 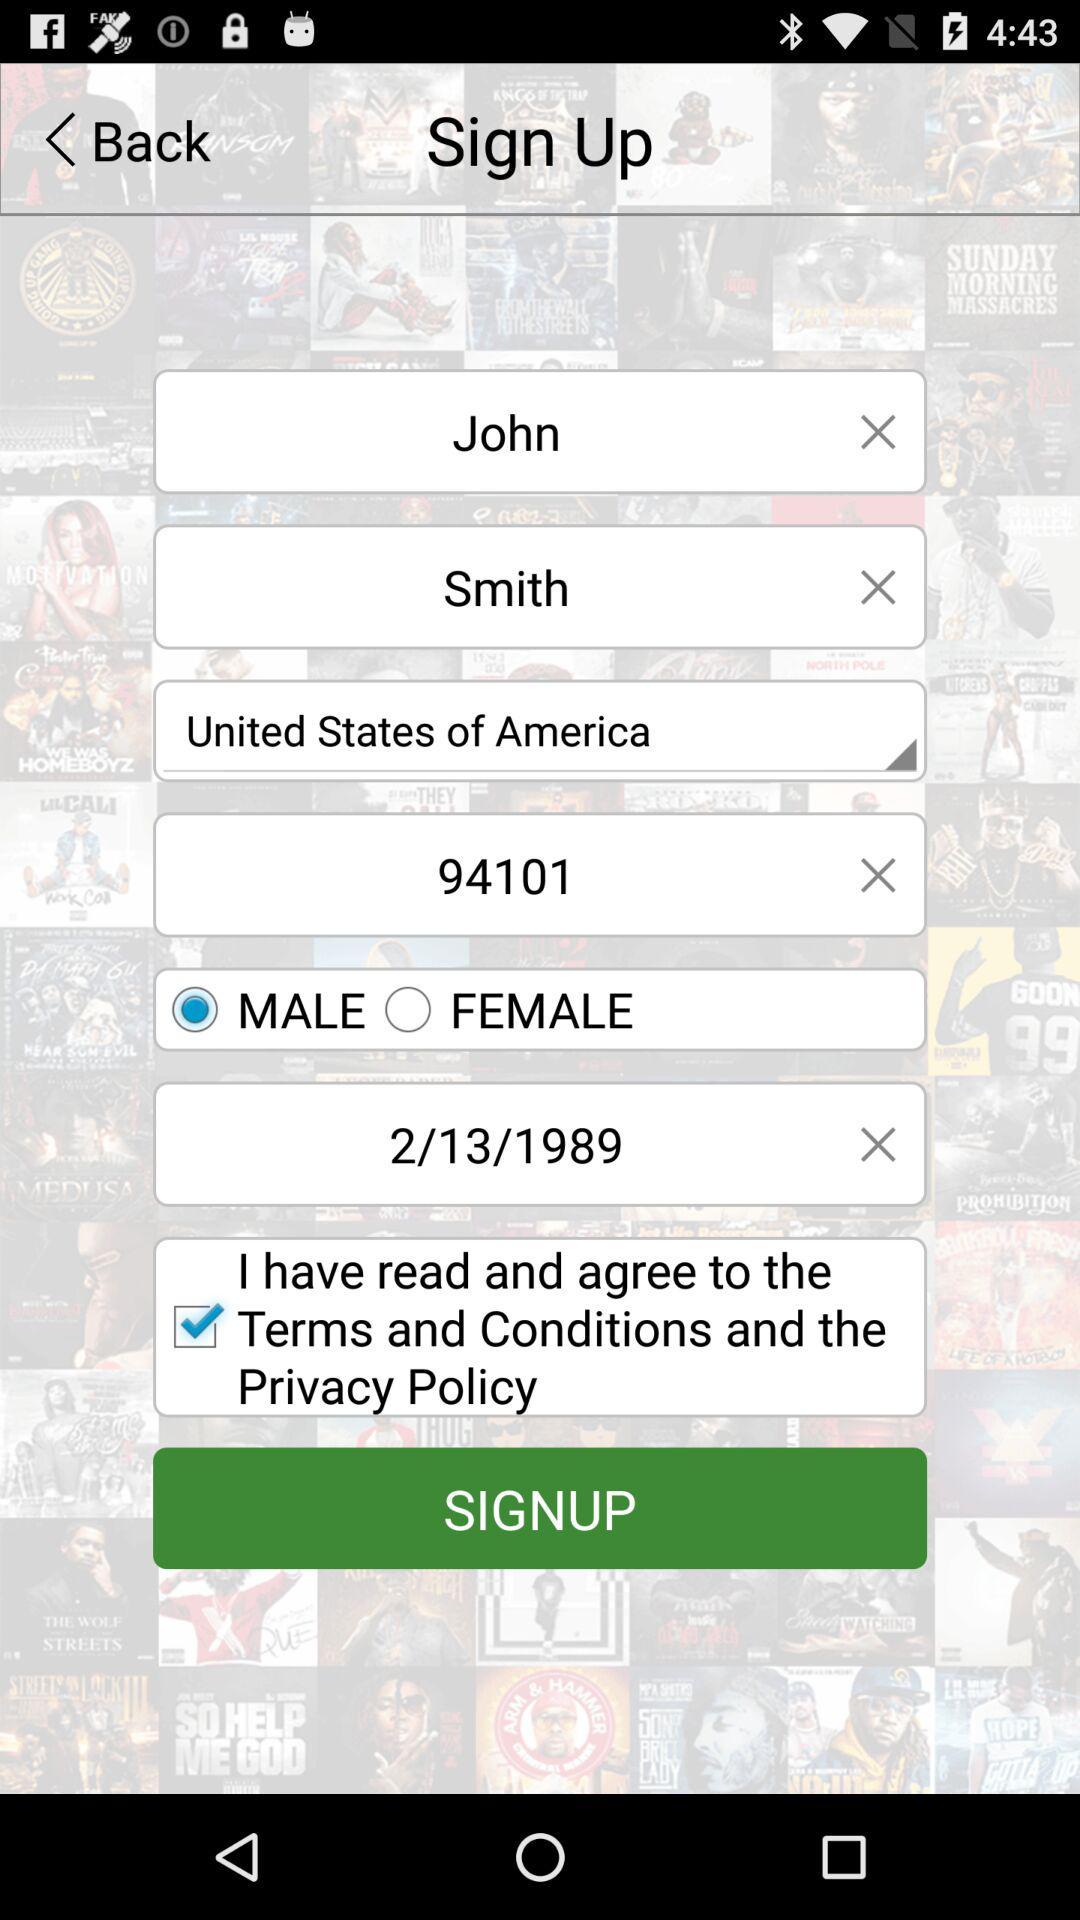 What do you see at coordinates (877, 1144) in the screenshot?
I see `for close the box` at bounding box center [877, 1144].